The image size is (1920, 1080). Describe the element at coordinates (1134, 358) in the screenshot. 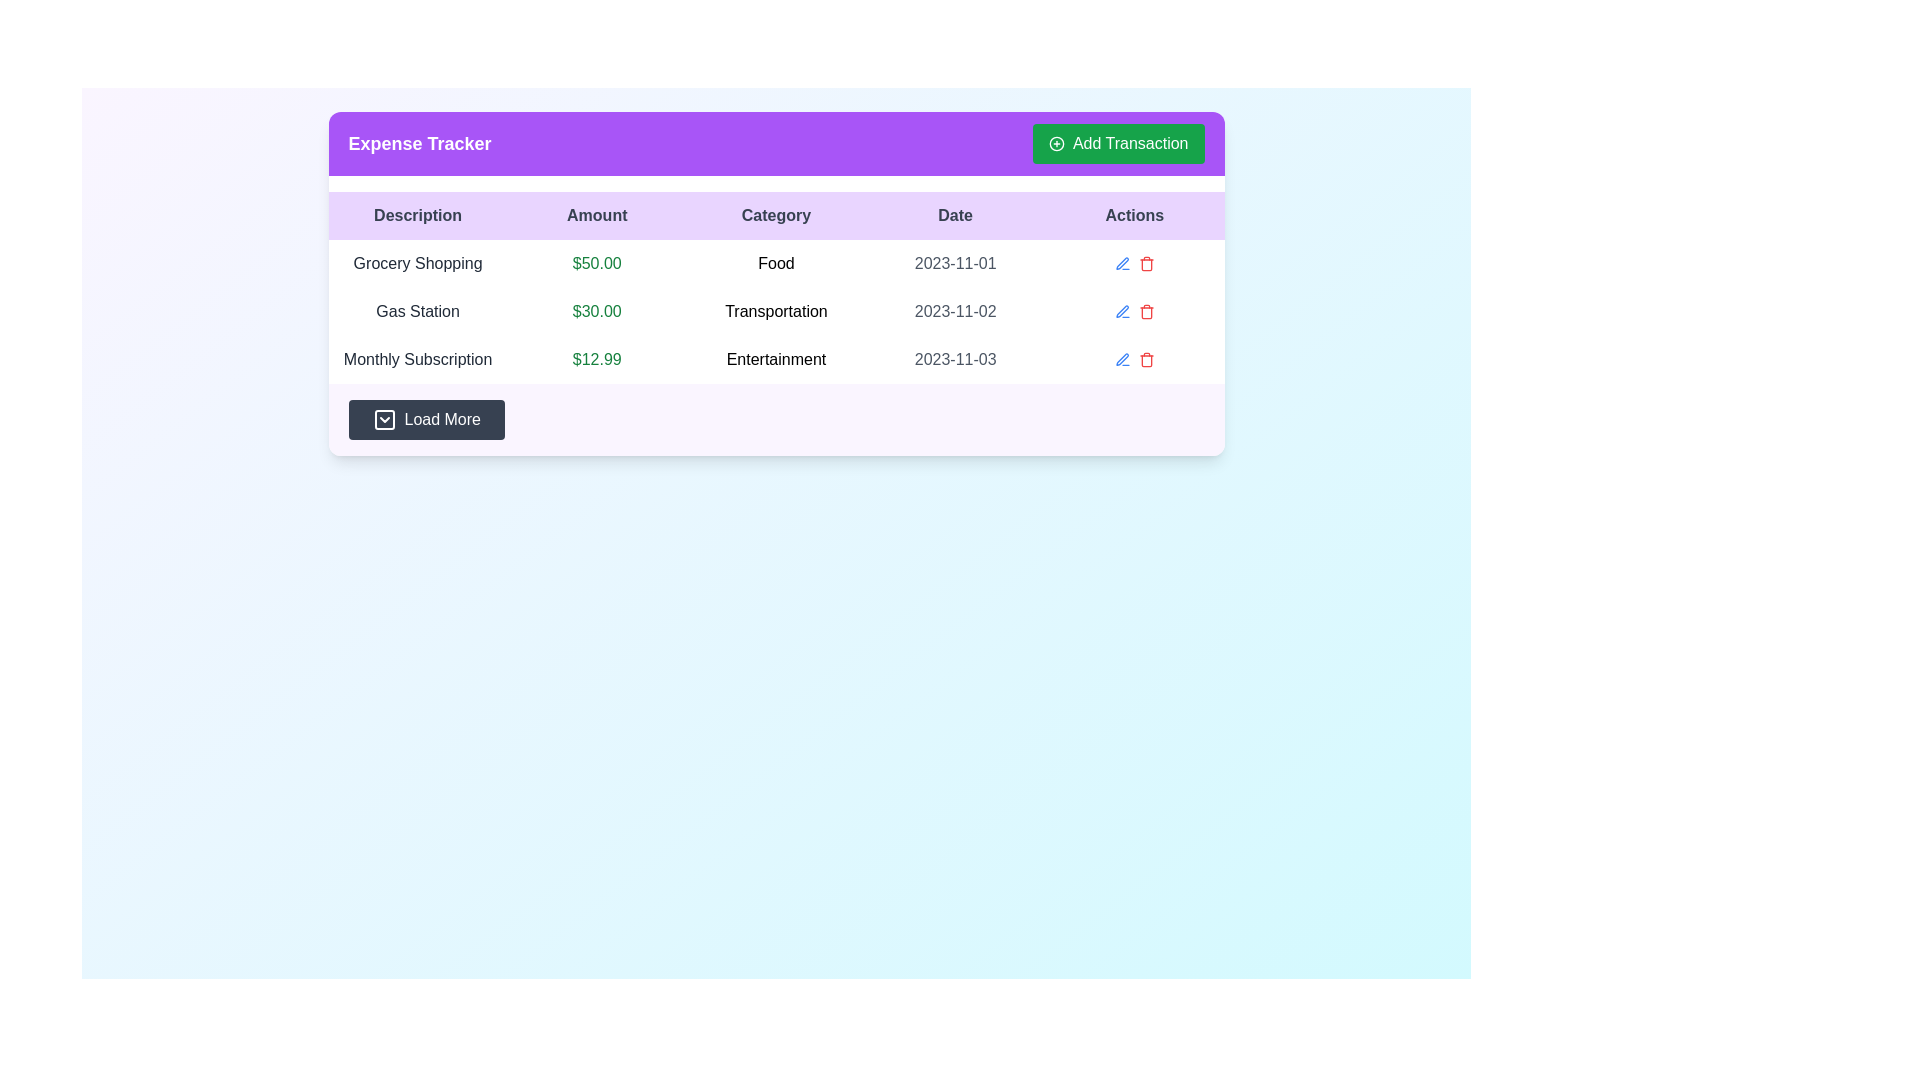

I see `the control panel containing the blue edit icon and the red delete icon, which is positioned at the bottom of the actions column for the monthly subscription details` at that location.